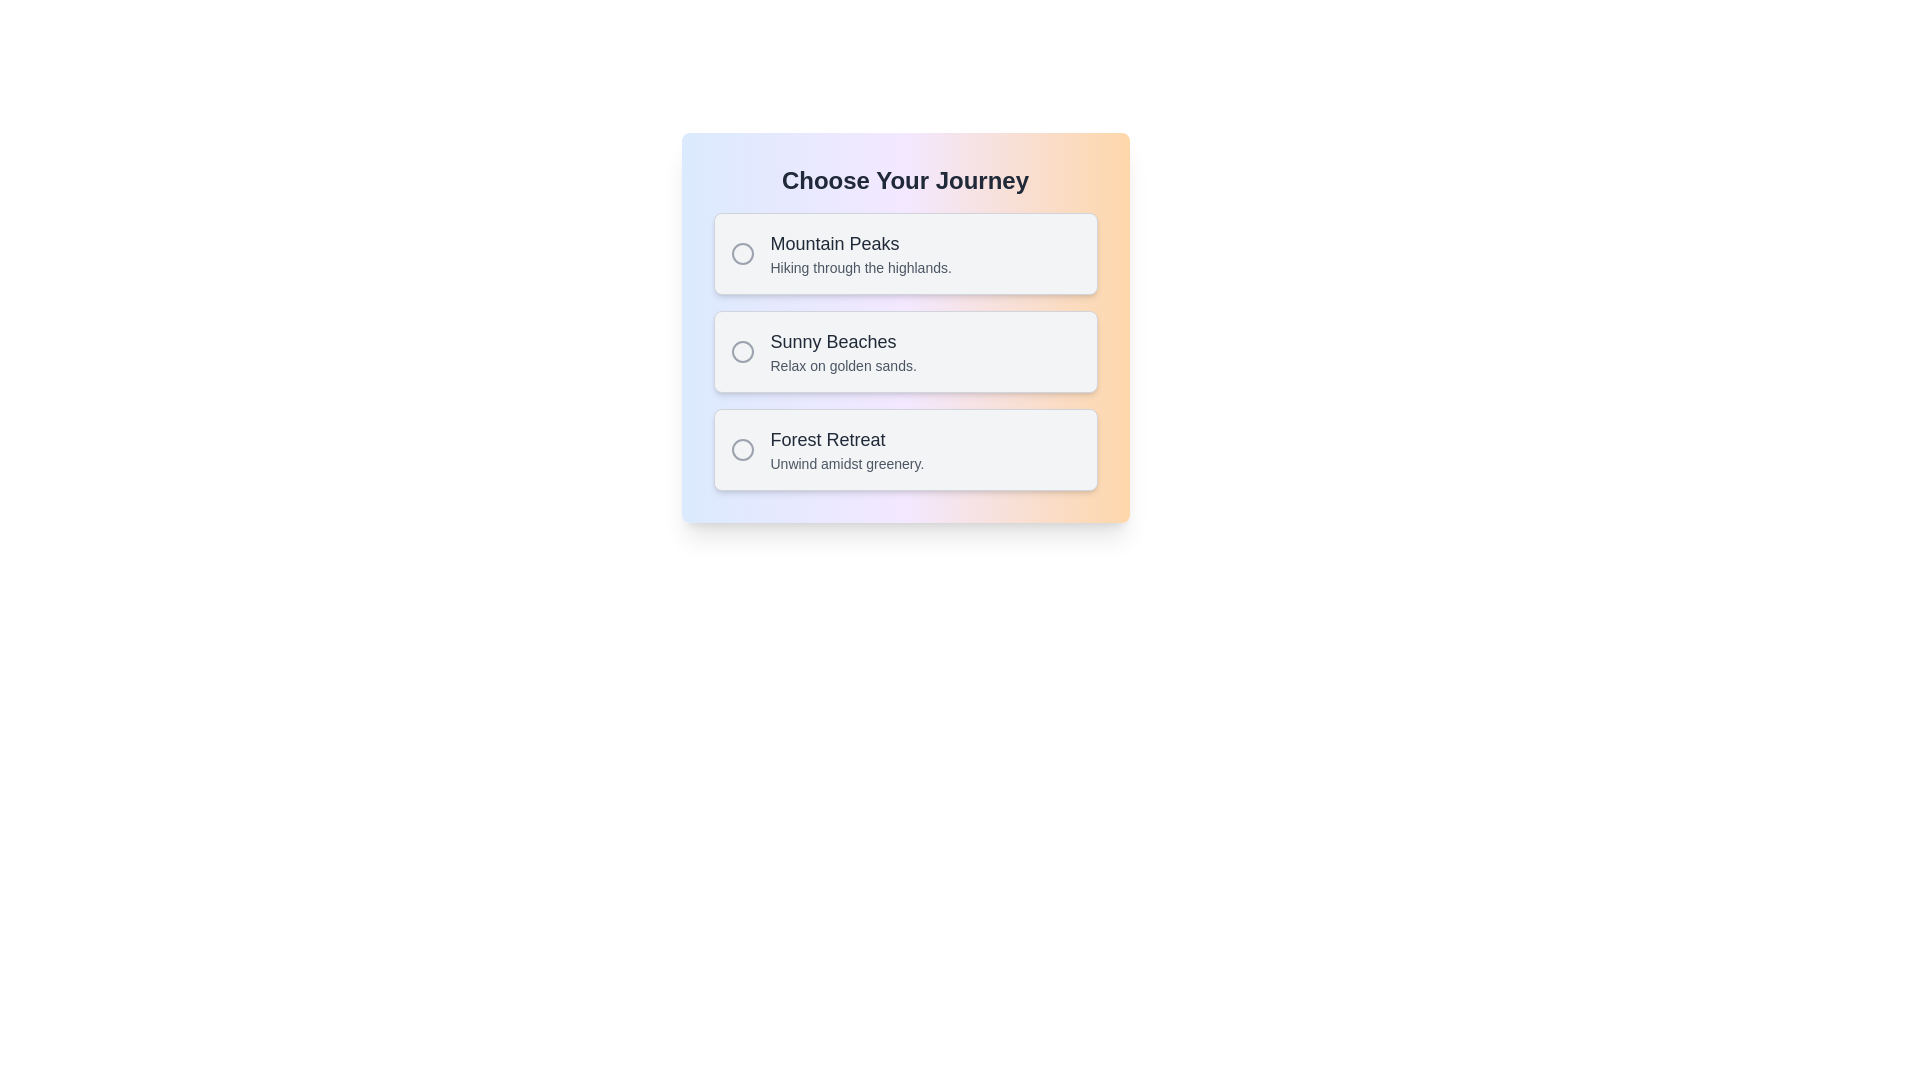 The height and width of the screenshot is (1080, 1920). Describe the element at coordinates (847, 438) in the screenshot. I see `the text label reading 'Forest Retreat', which is styled in a larger bold font and positioned in the third option block of the 'Choose Your Journey' list` at that location.